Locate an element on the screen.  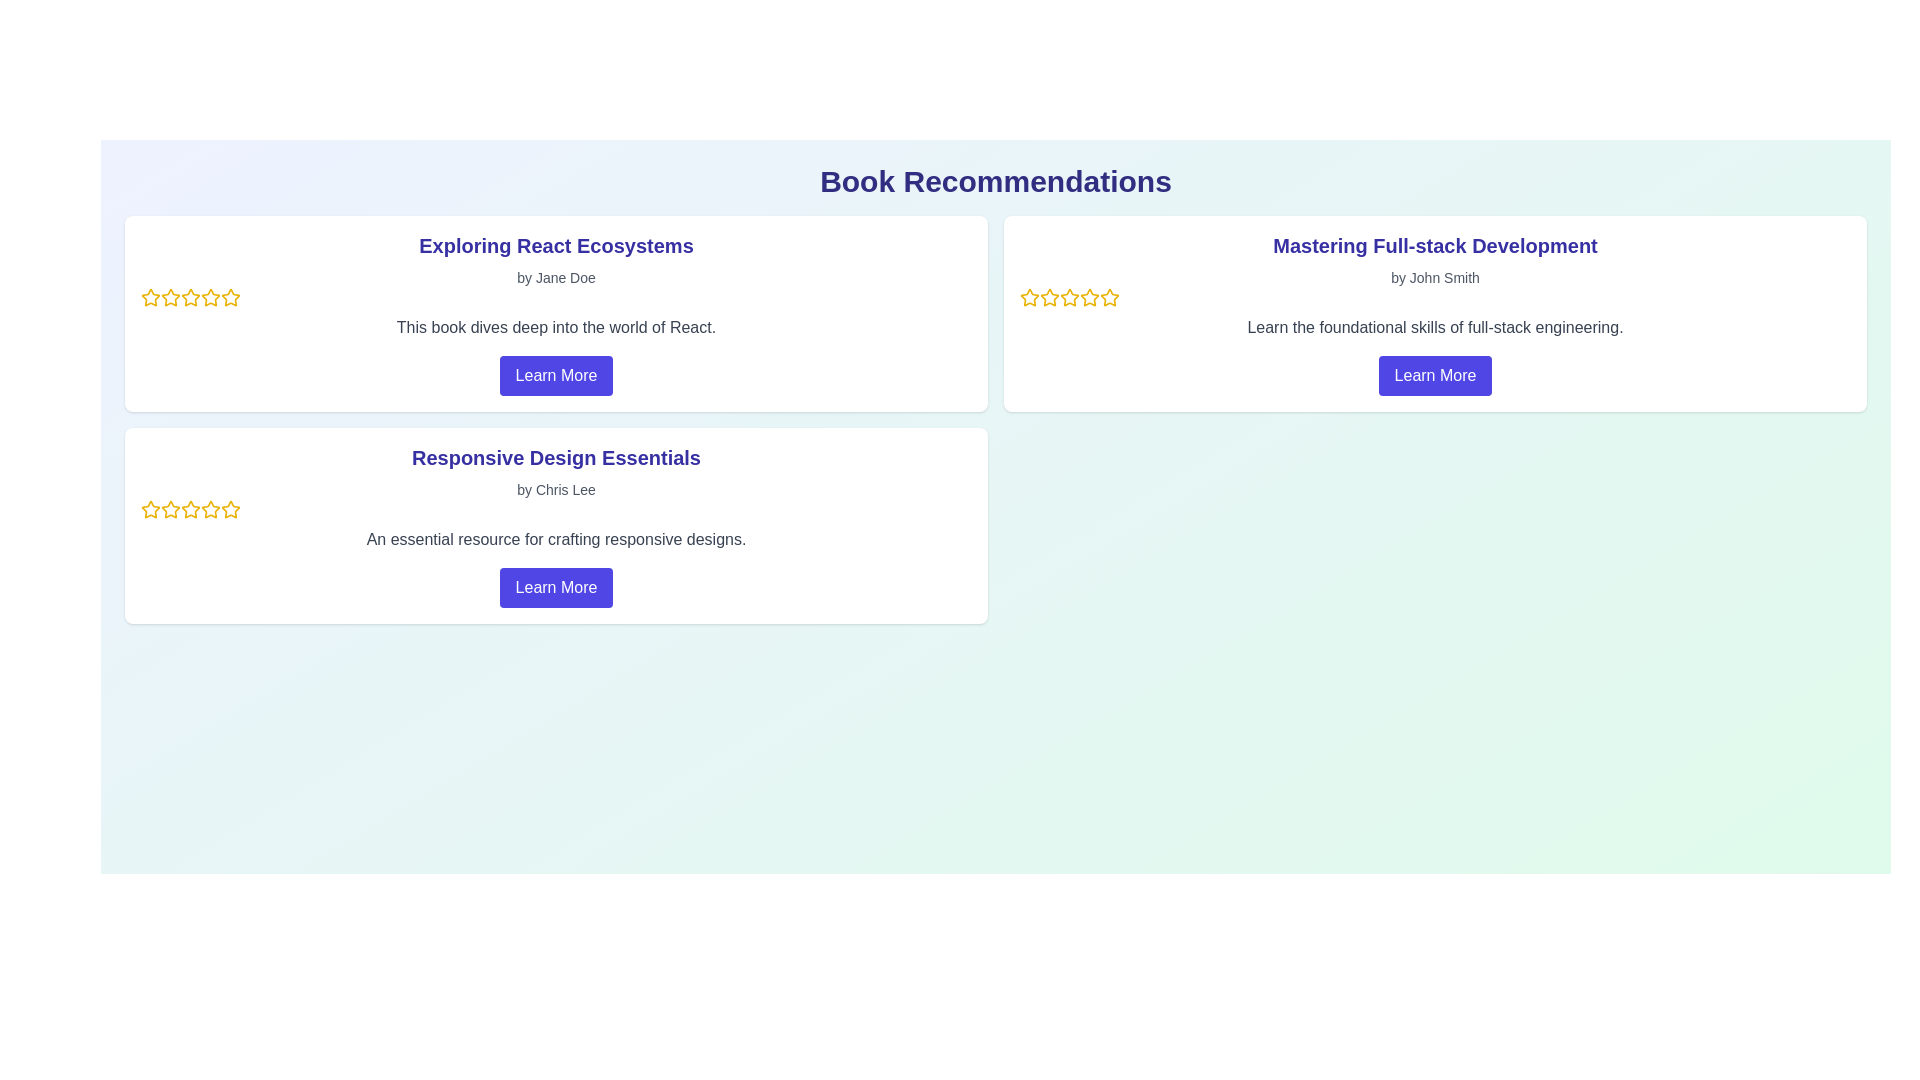
the fourth star icon, which represents a rating value under the book 'Mastering Full-stack Development' is located at coordinates (1069, 297).